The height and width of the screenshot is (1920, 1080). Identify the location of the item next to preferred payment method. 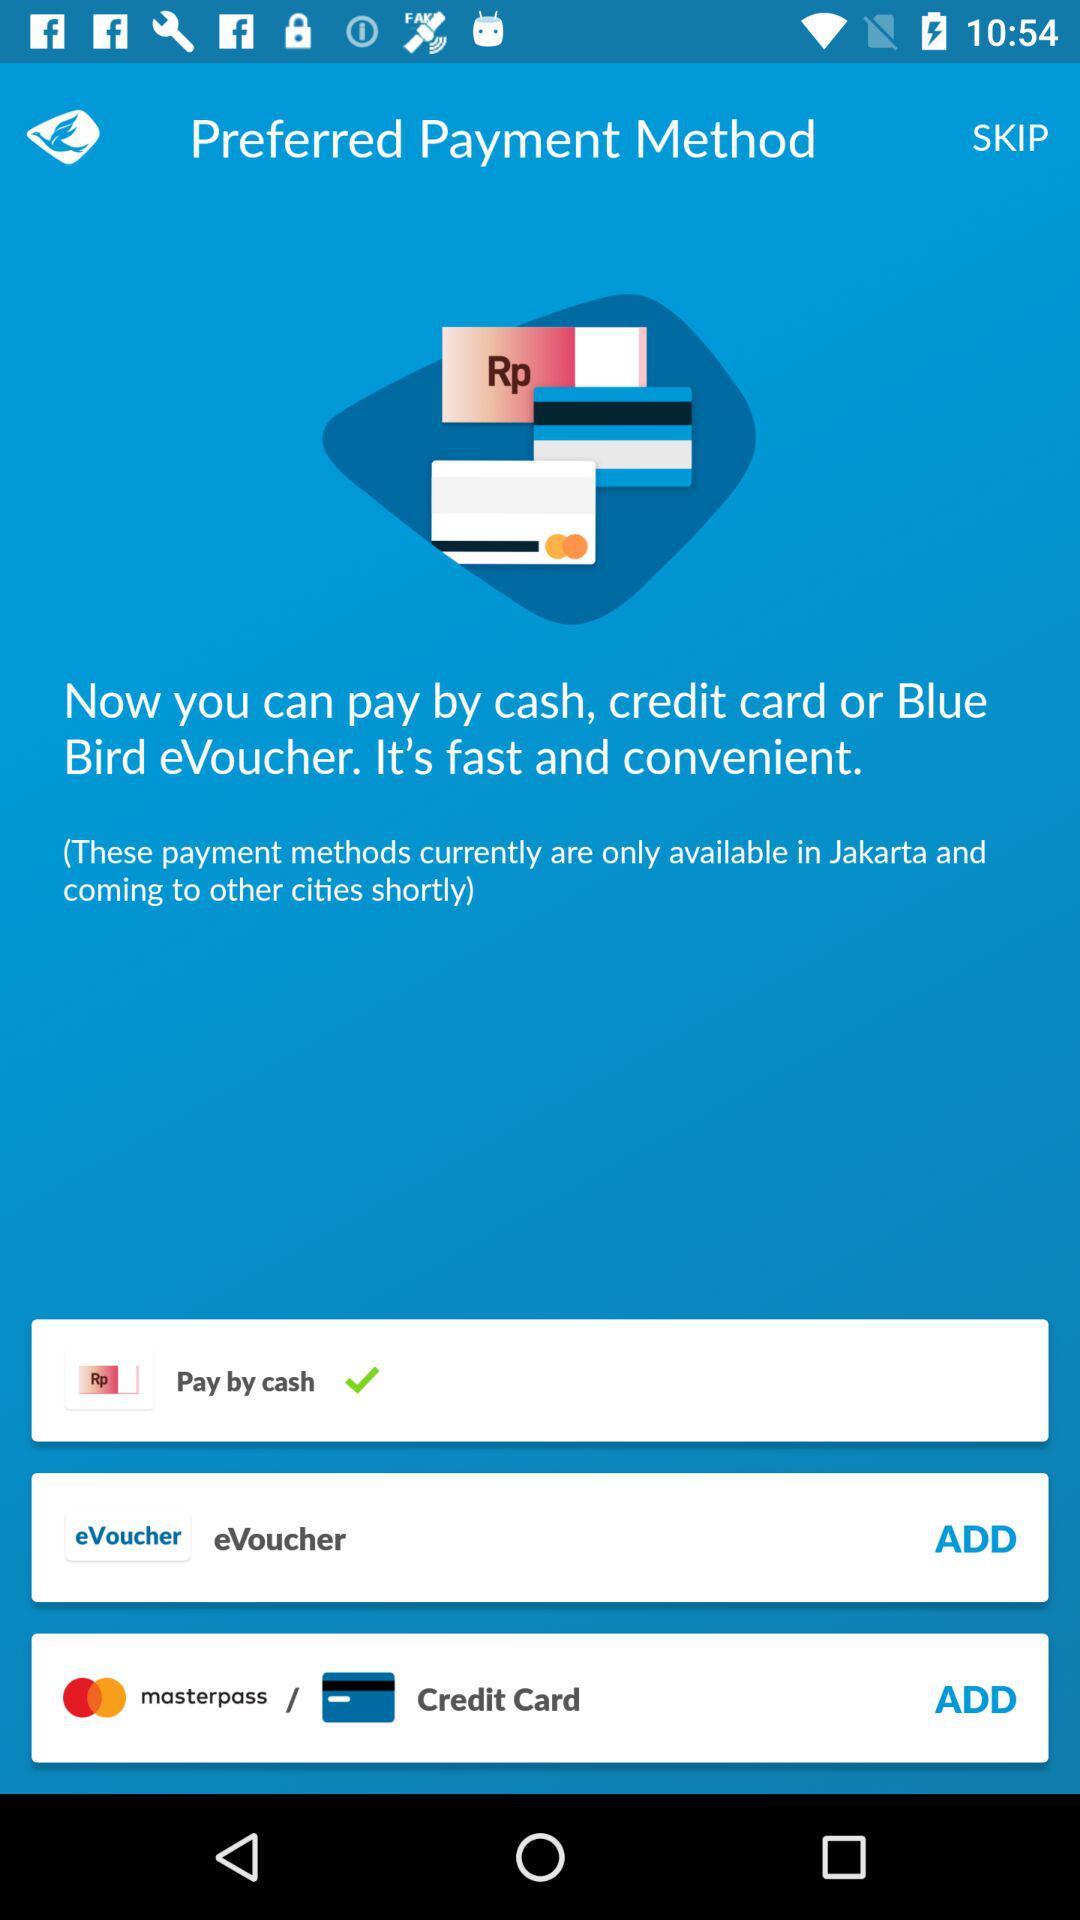
(72, 135).